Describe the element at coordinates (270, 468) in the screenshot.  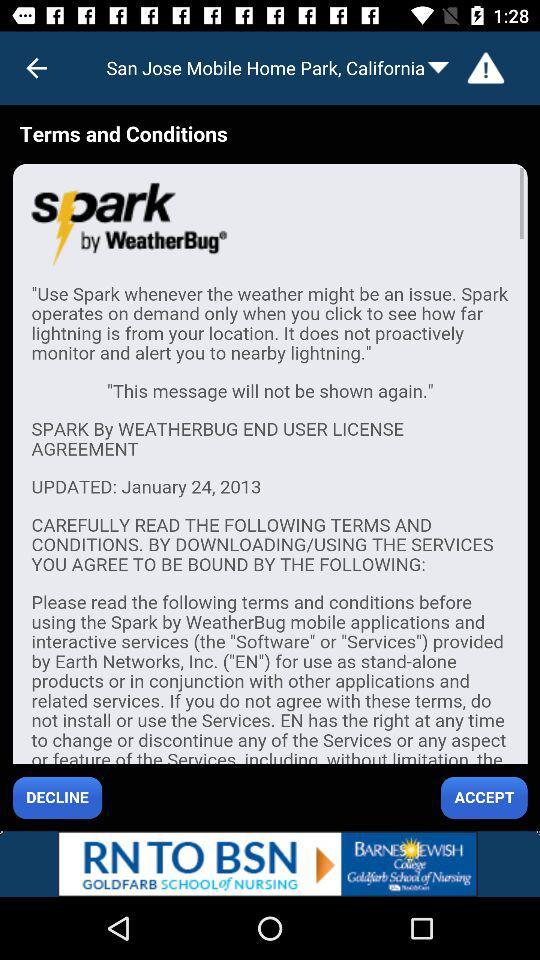
I see `the terms and conditions page` at that location.